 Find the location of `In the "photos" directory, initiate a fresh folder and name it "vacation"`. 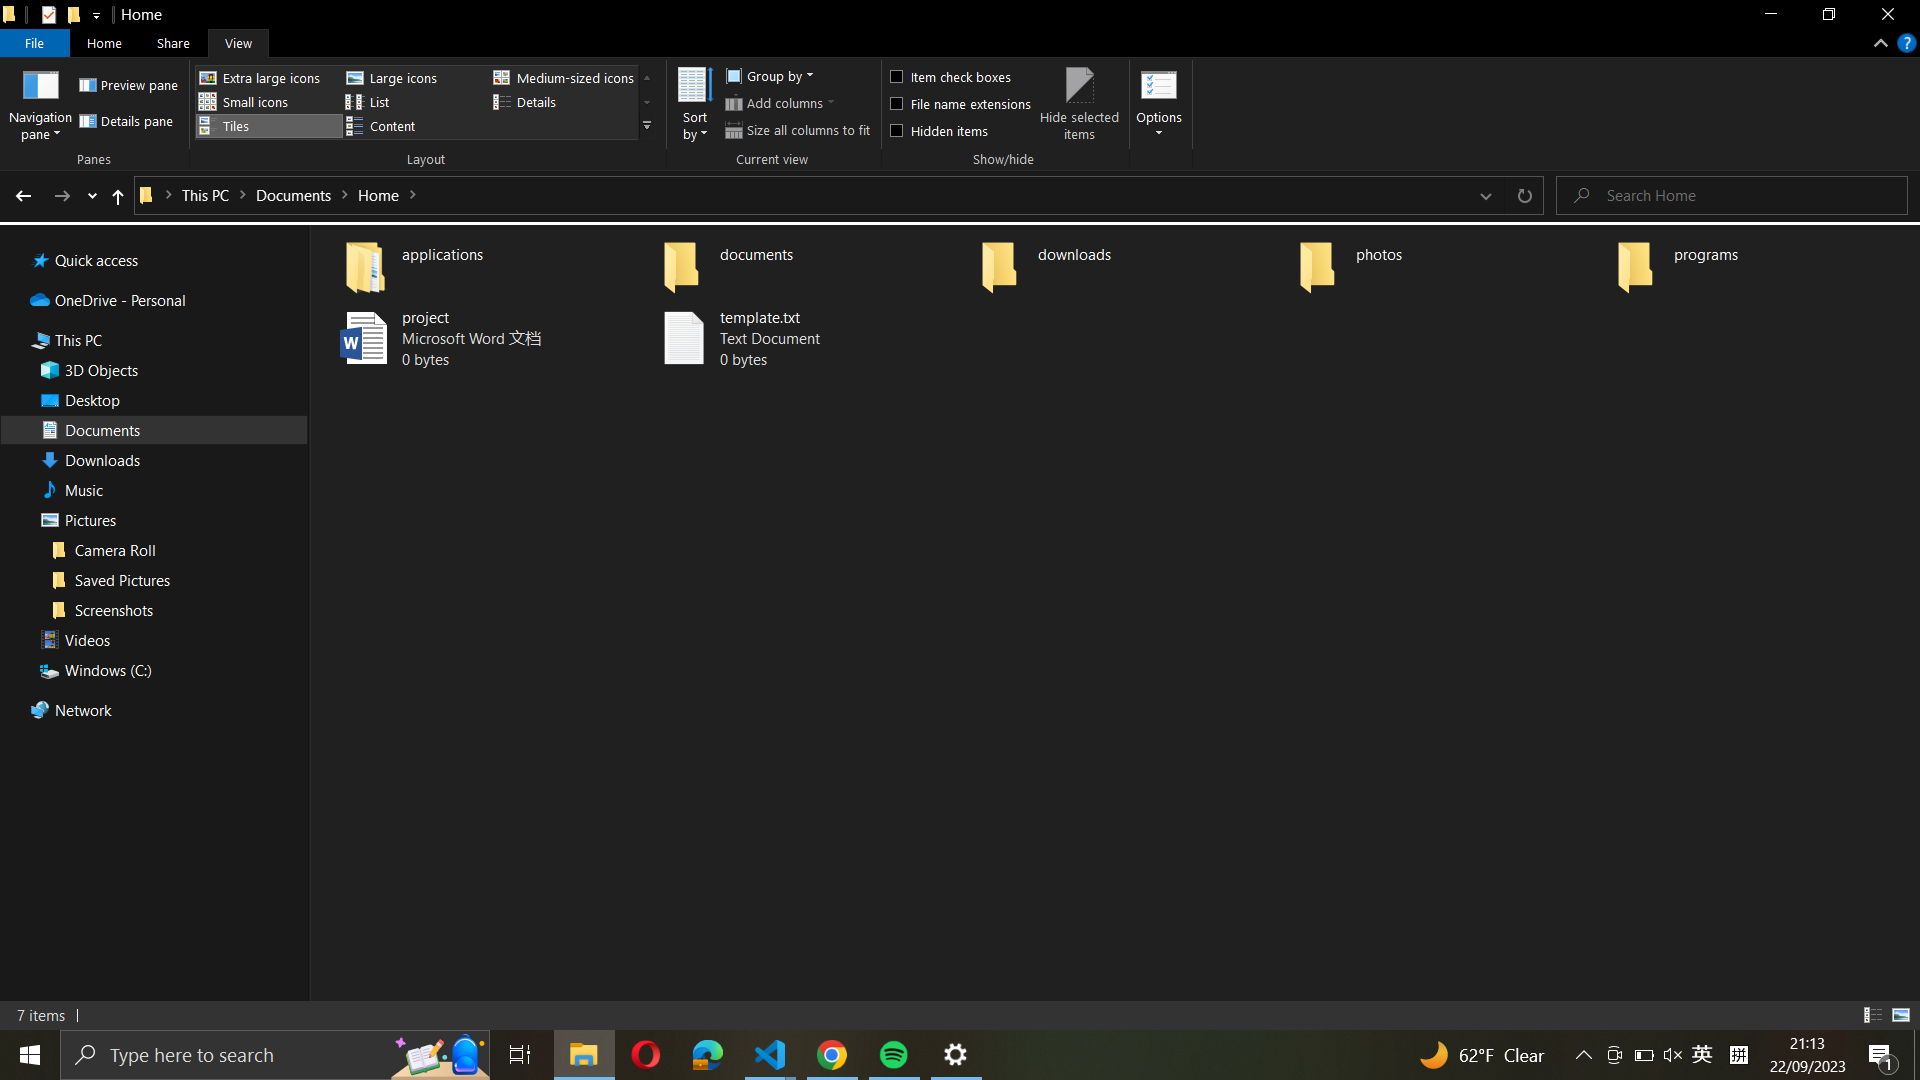

In the "photos" directory, initiate a fresh folder and name it "vacation" is located at coordinates (1449, 261).